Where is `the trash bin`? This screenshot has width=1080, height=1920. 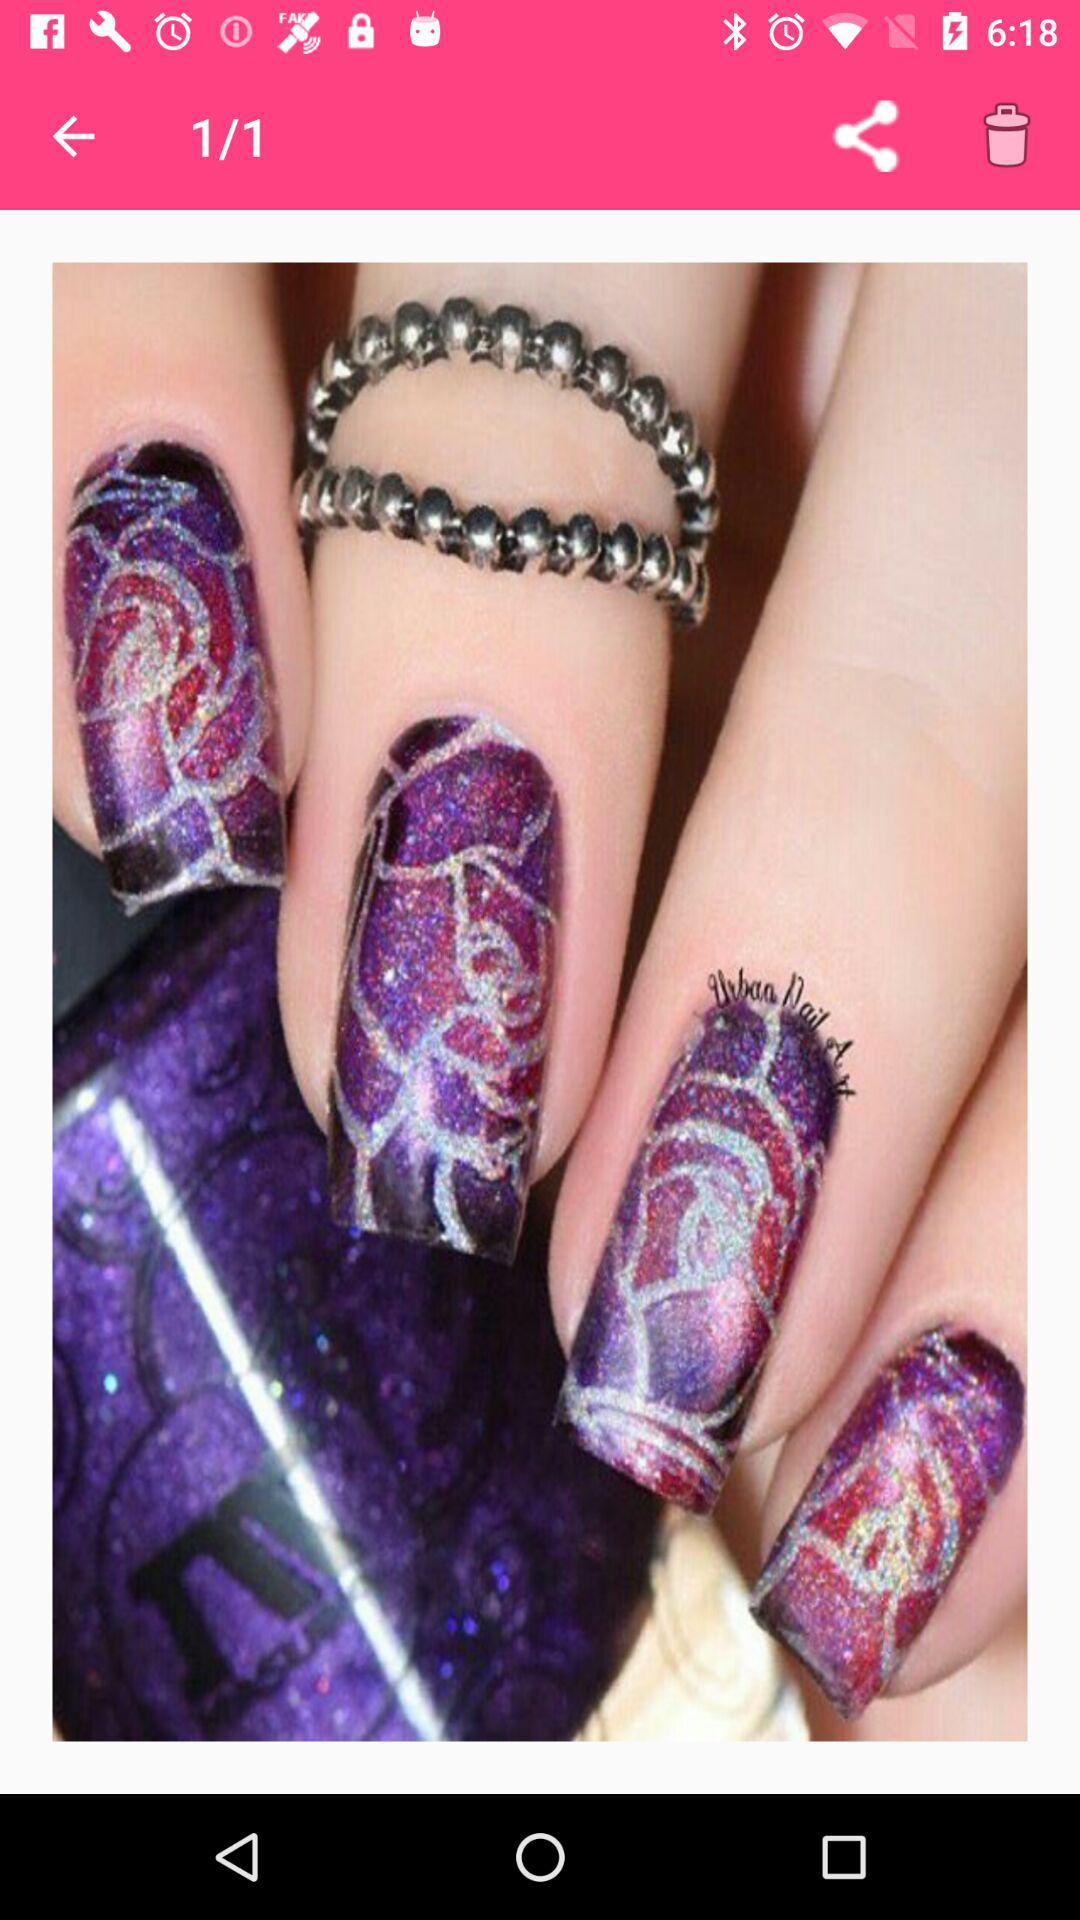 the trash bin is located at coordinates (1006, 135).